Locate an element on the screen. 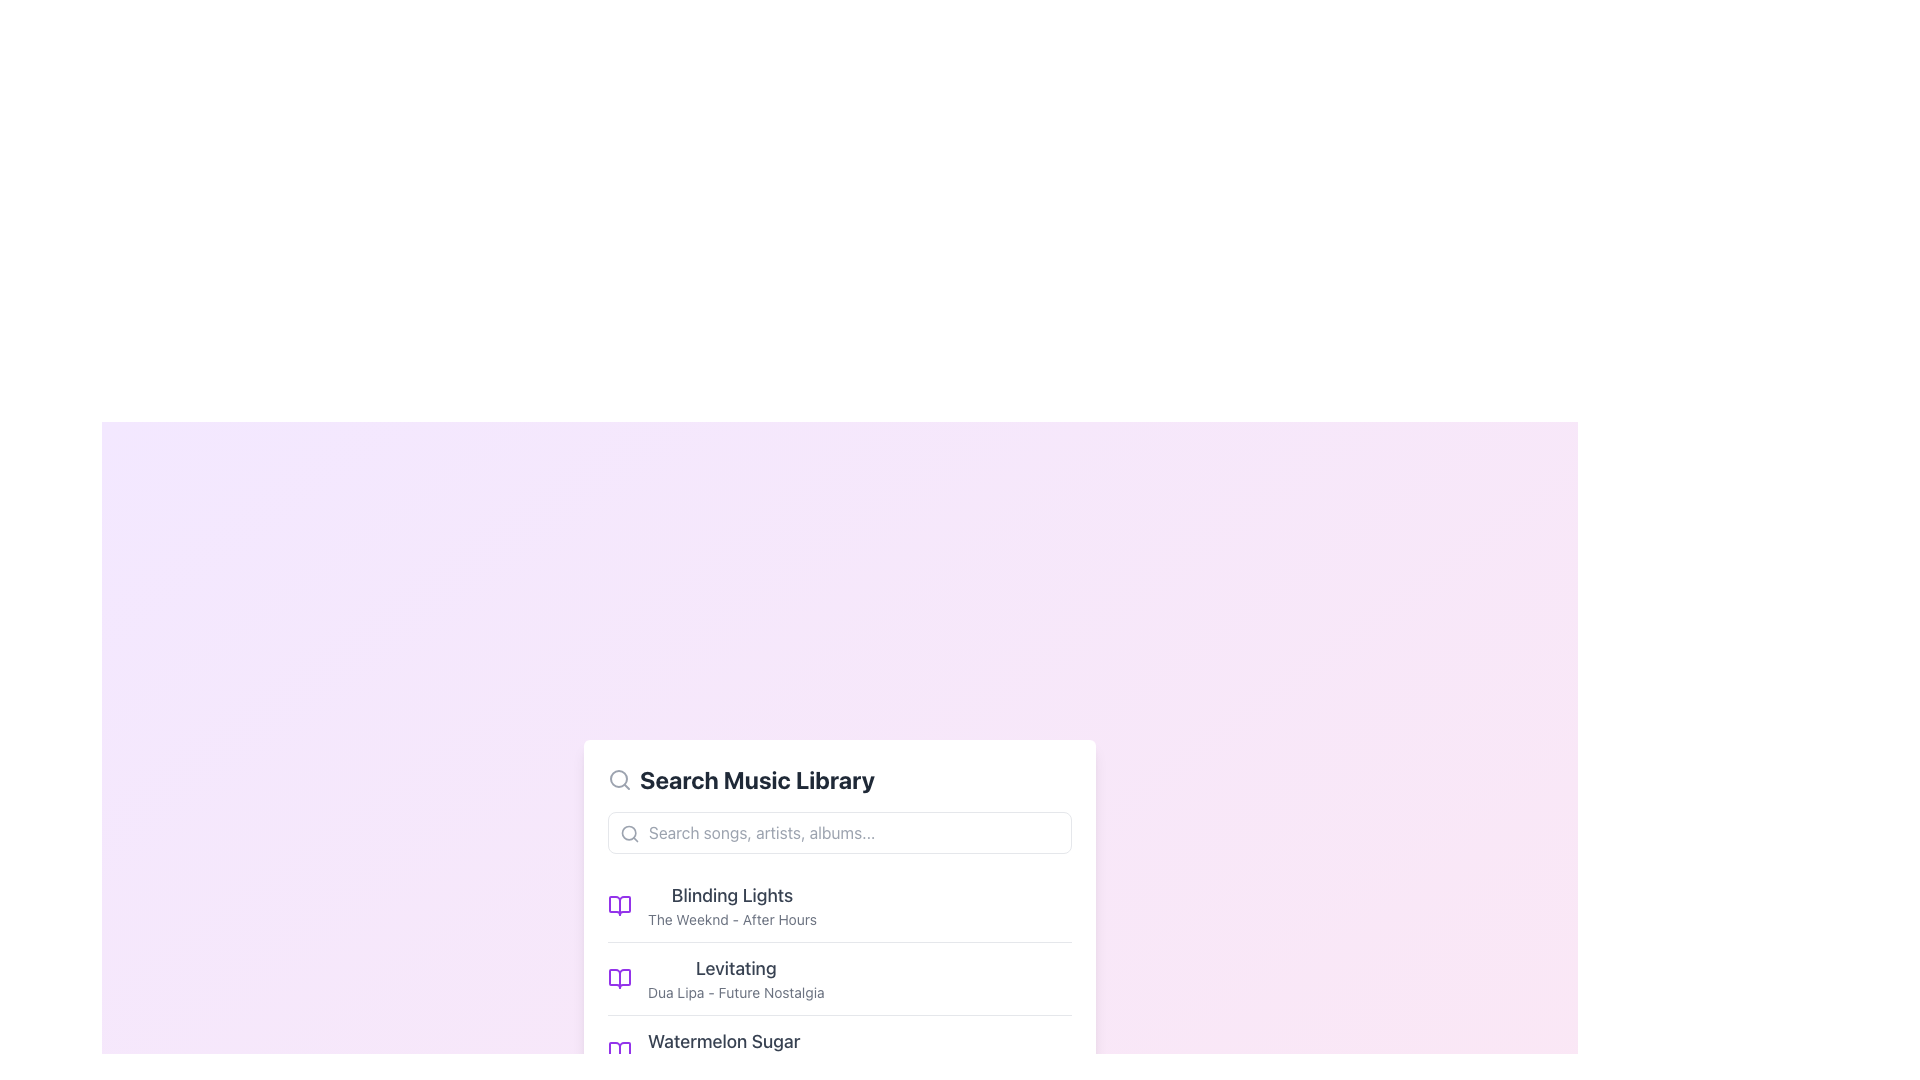  the 'Search Music Library' text element styled in bold, large dark gray font, which is located near the top of the content area with a search icon on its left is located at coordinates (756, 778).